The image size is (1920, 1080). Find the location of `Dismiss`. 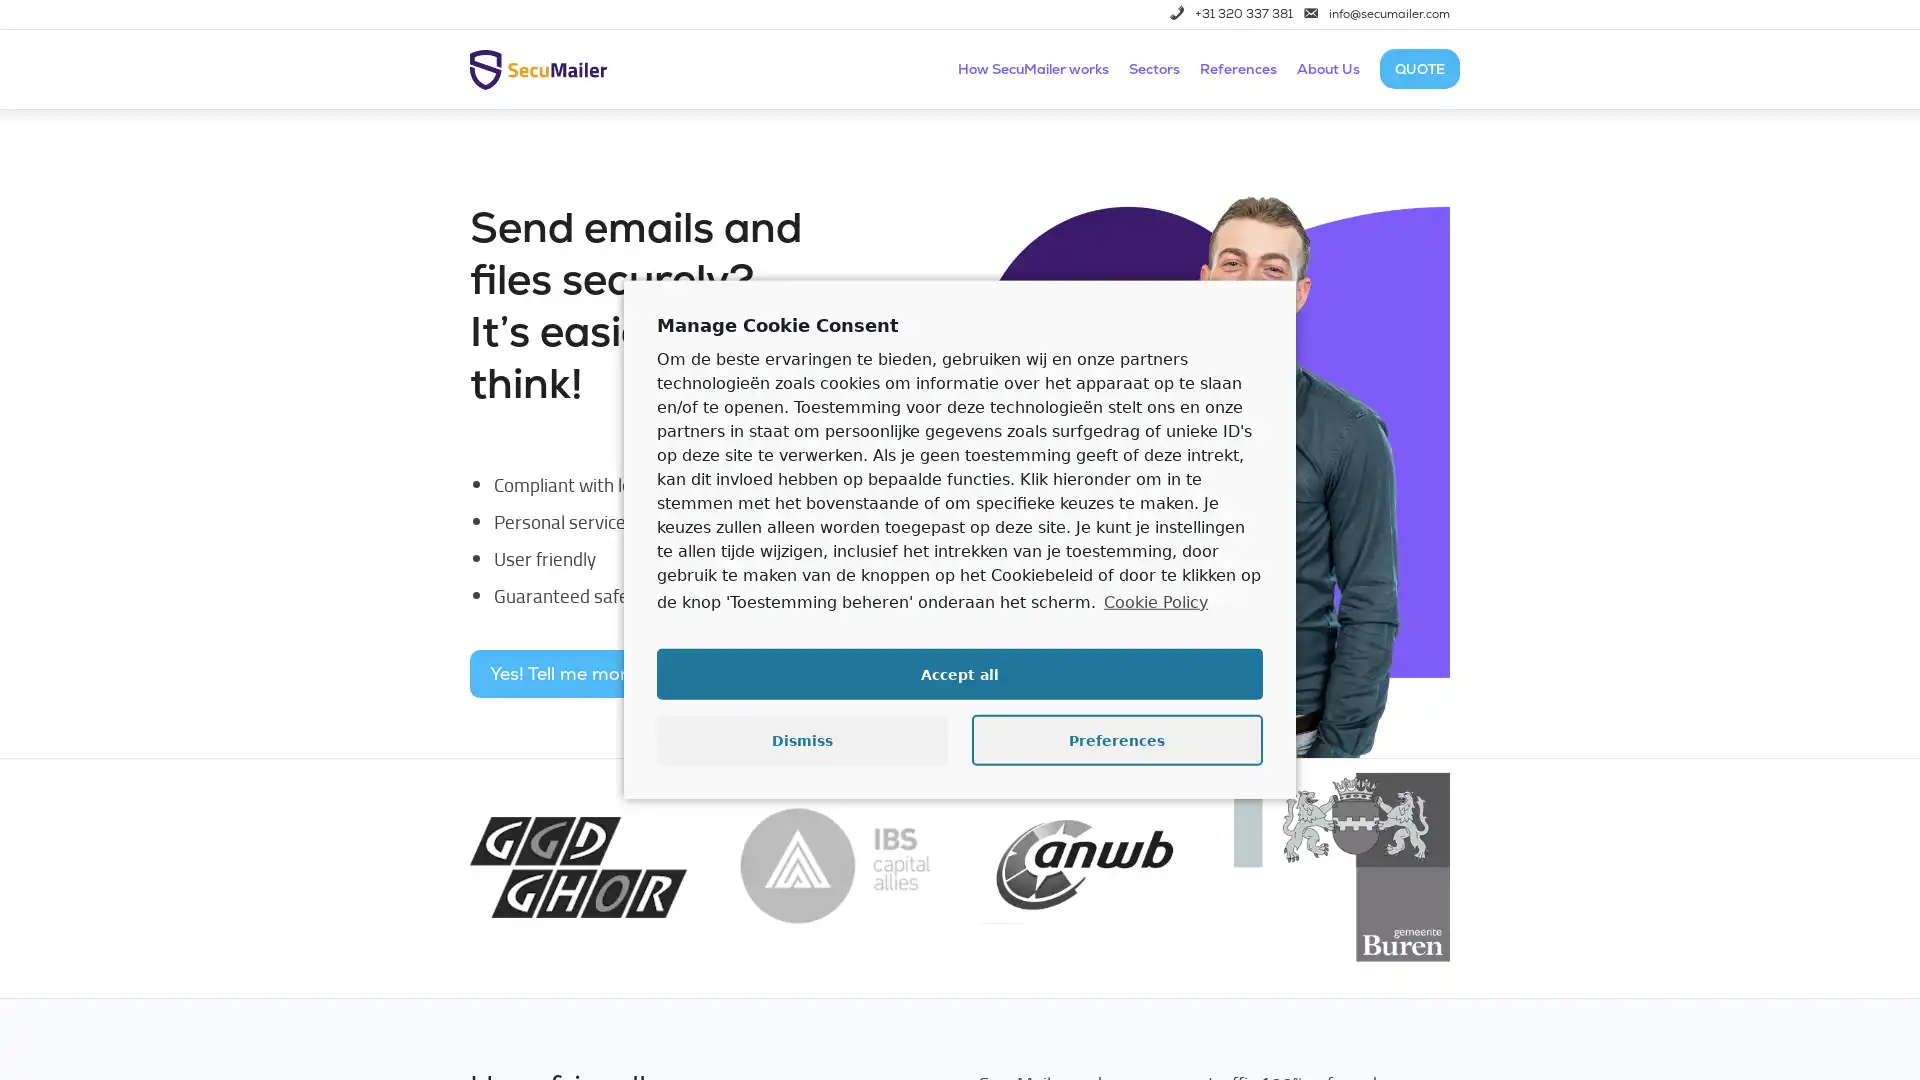

Dismiss is located at coordinates (802, 740).